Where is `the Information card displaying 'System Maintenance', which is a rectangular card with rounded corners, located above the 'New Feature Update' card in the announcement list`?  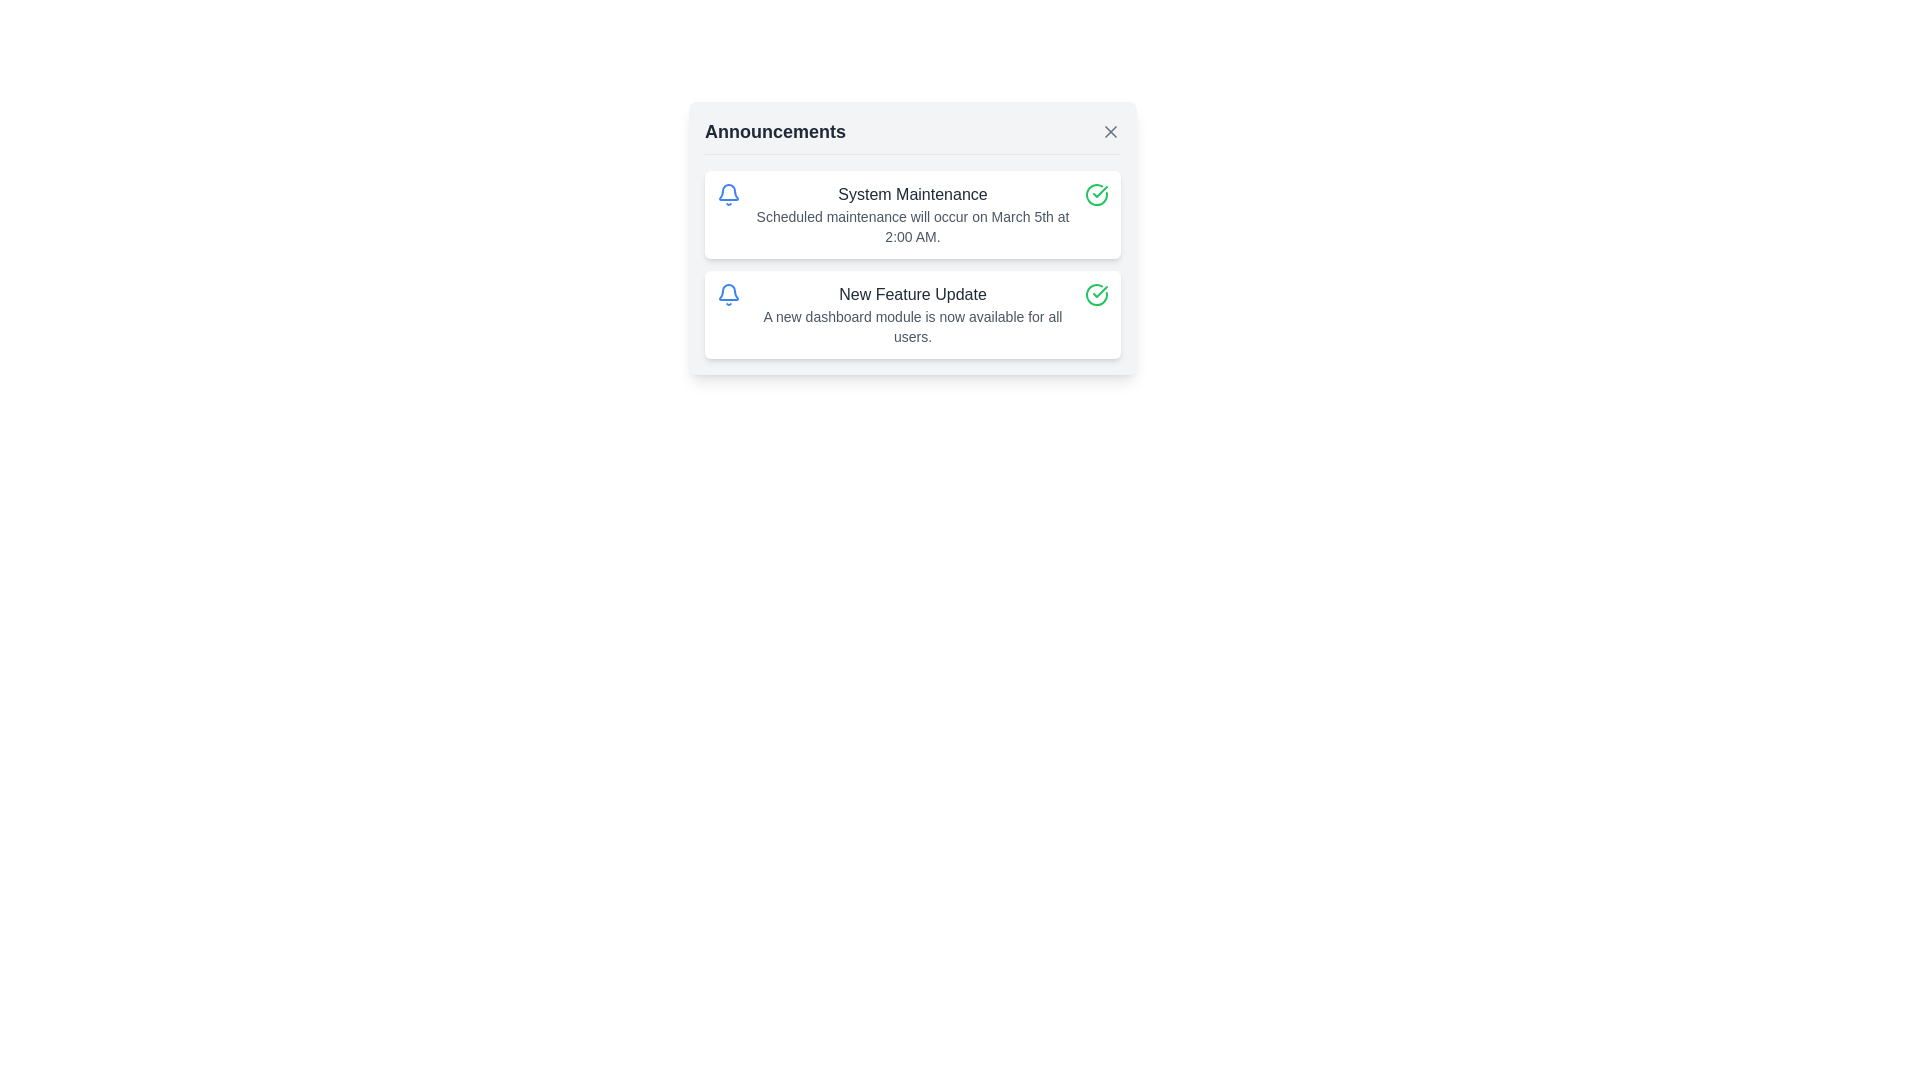
the Information card displaying 'System Maintenance', which is a rectangular card with rounded corners, located above the 'New Feature Update' card in the announcement list is located at coordinates (911, 215).